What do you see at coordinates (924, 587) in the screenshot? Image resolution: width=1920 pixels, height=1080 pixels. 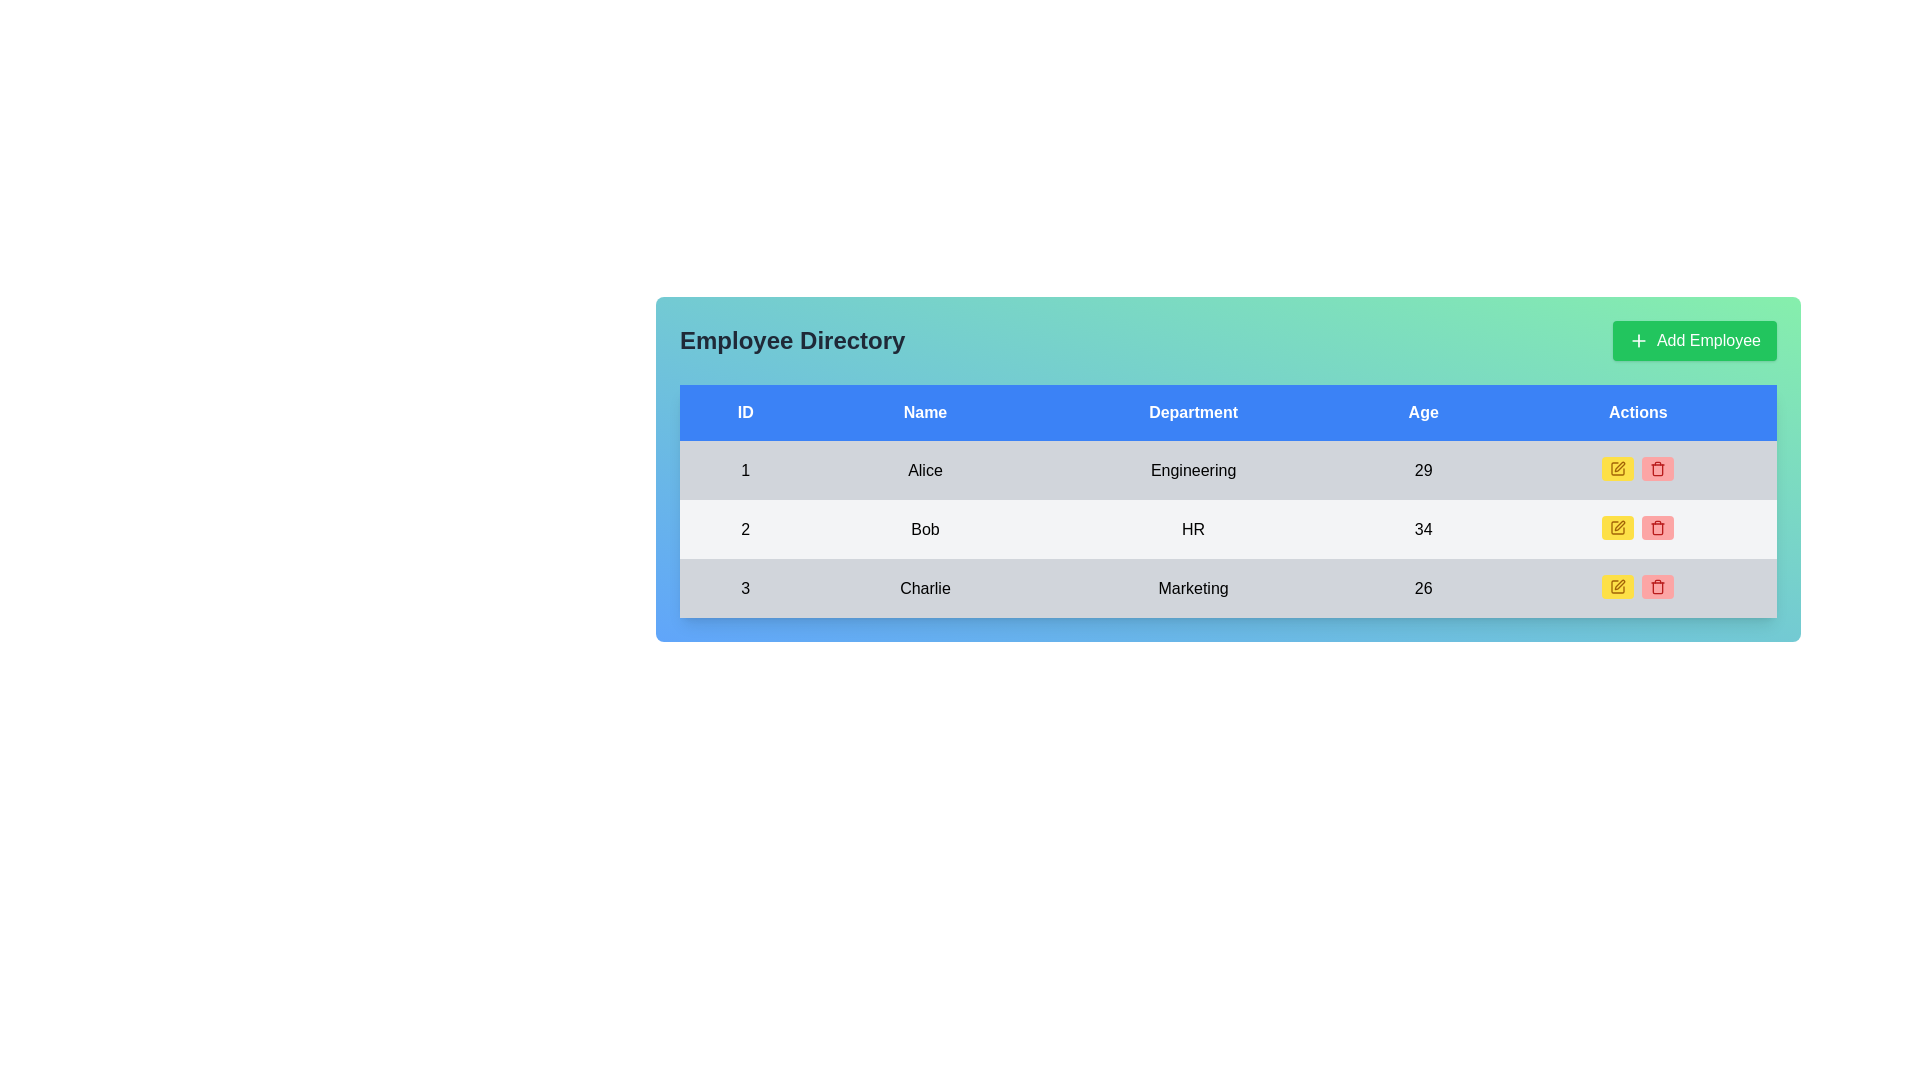 I see `the table cell displaying the text 'Charlie' in the third row of the table, located in the 'Name' column` at bounding box center [924, 587].